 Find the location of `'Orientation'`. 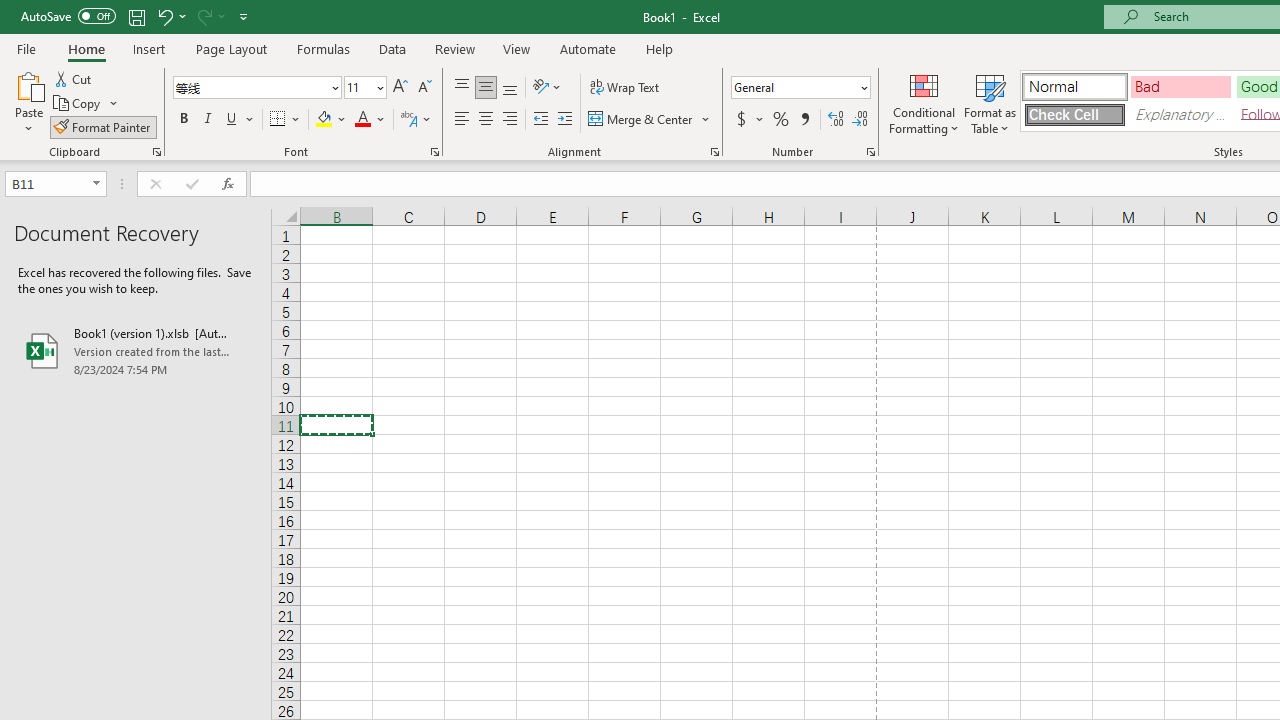

'Orientation' is located at coordinates (547, 86).